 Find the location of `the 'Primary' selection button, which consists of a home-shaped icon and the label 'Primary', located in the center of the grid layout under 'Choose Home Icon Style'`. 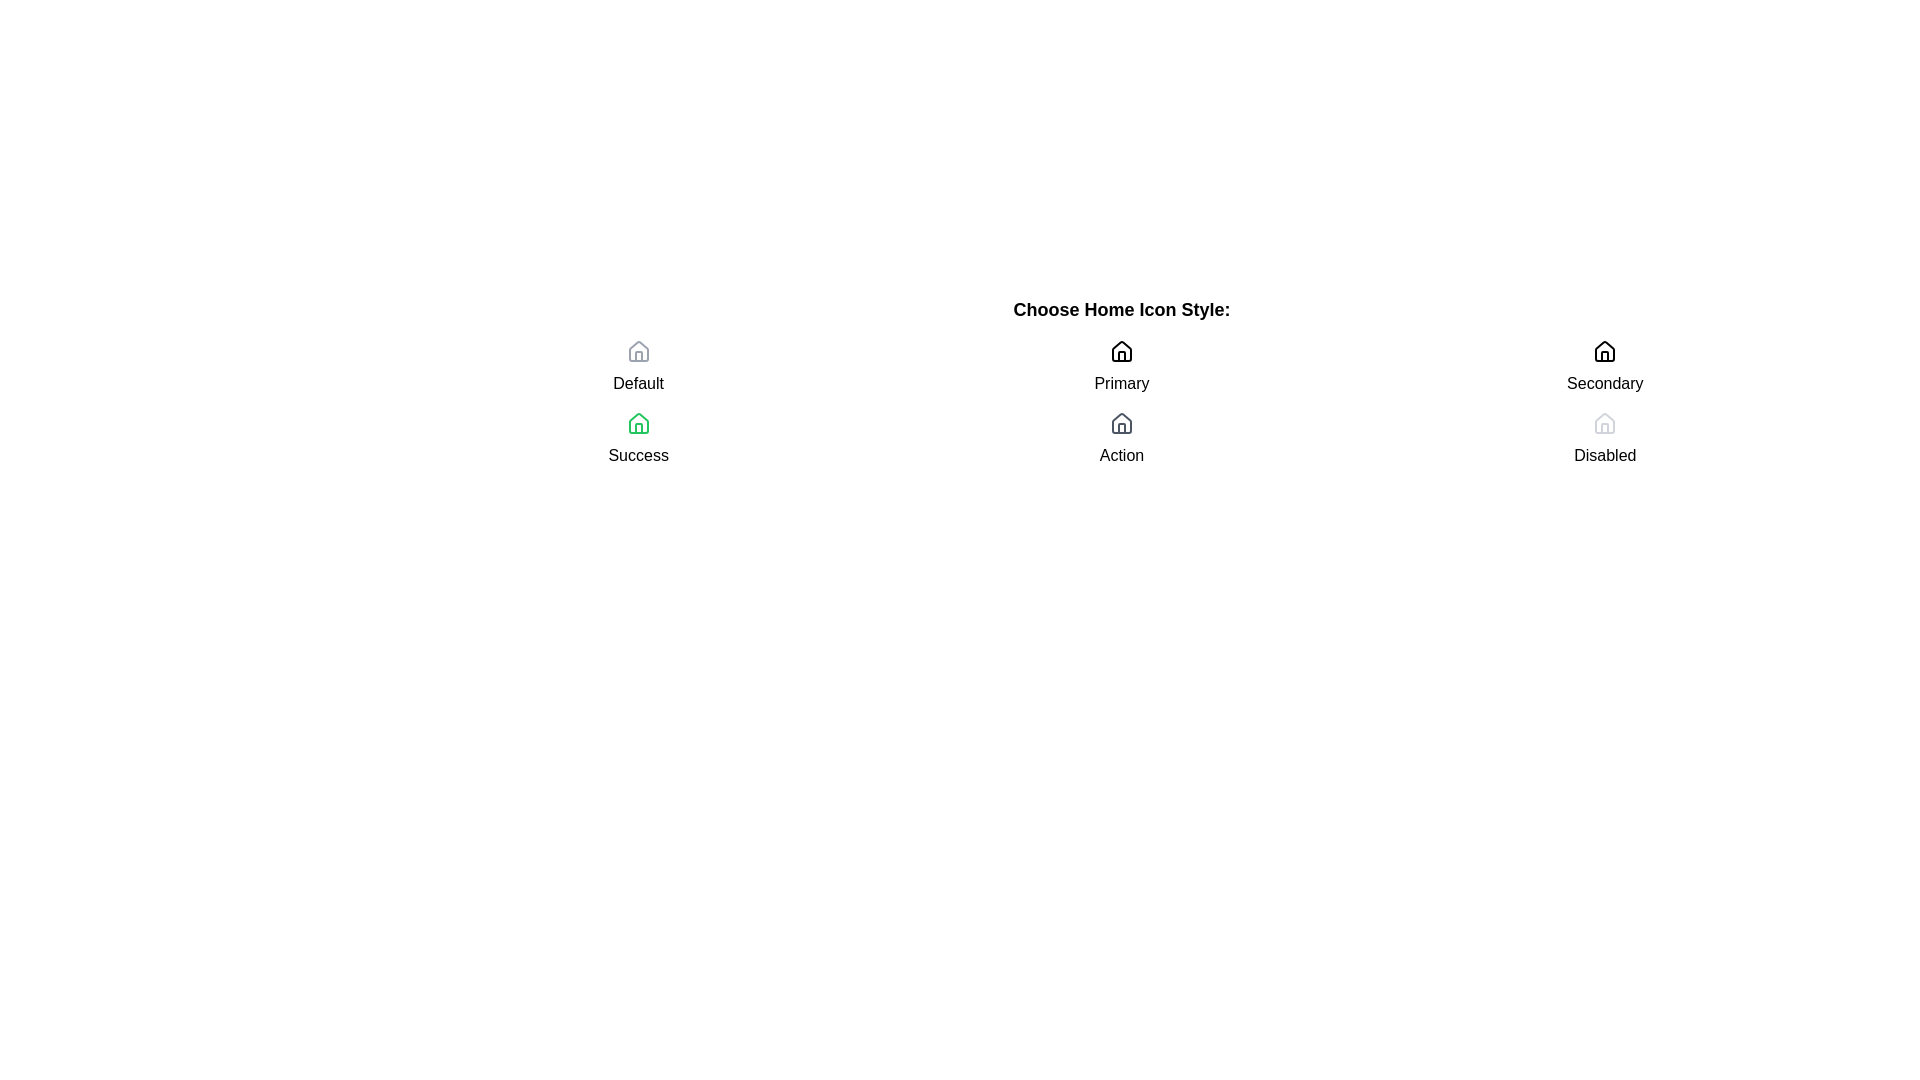

the 'Primary' selection button, which consists of a home-shaped icon and the label 'Primary', located in the center of the grid layout under 'Choose Home Icon Style' is located at coordinates (1122, 367).